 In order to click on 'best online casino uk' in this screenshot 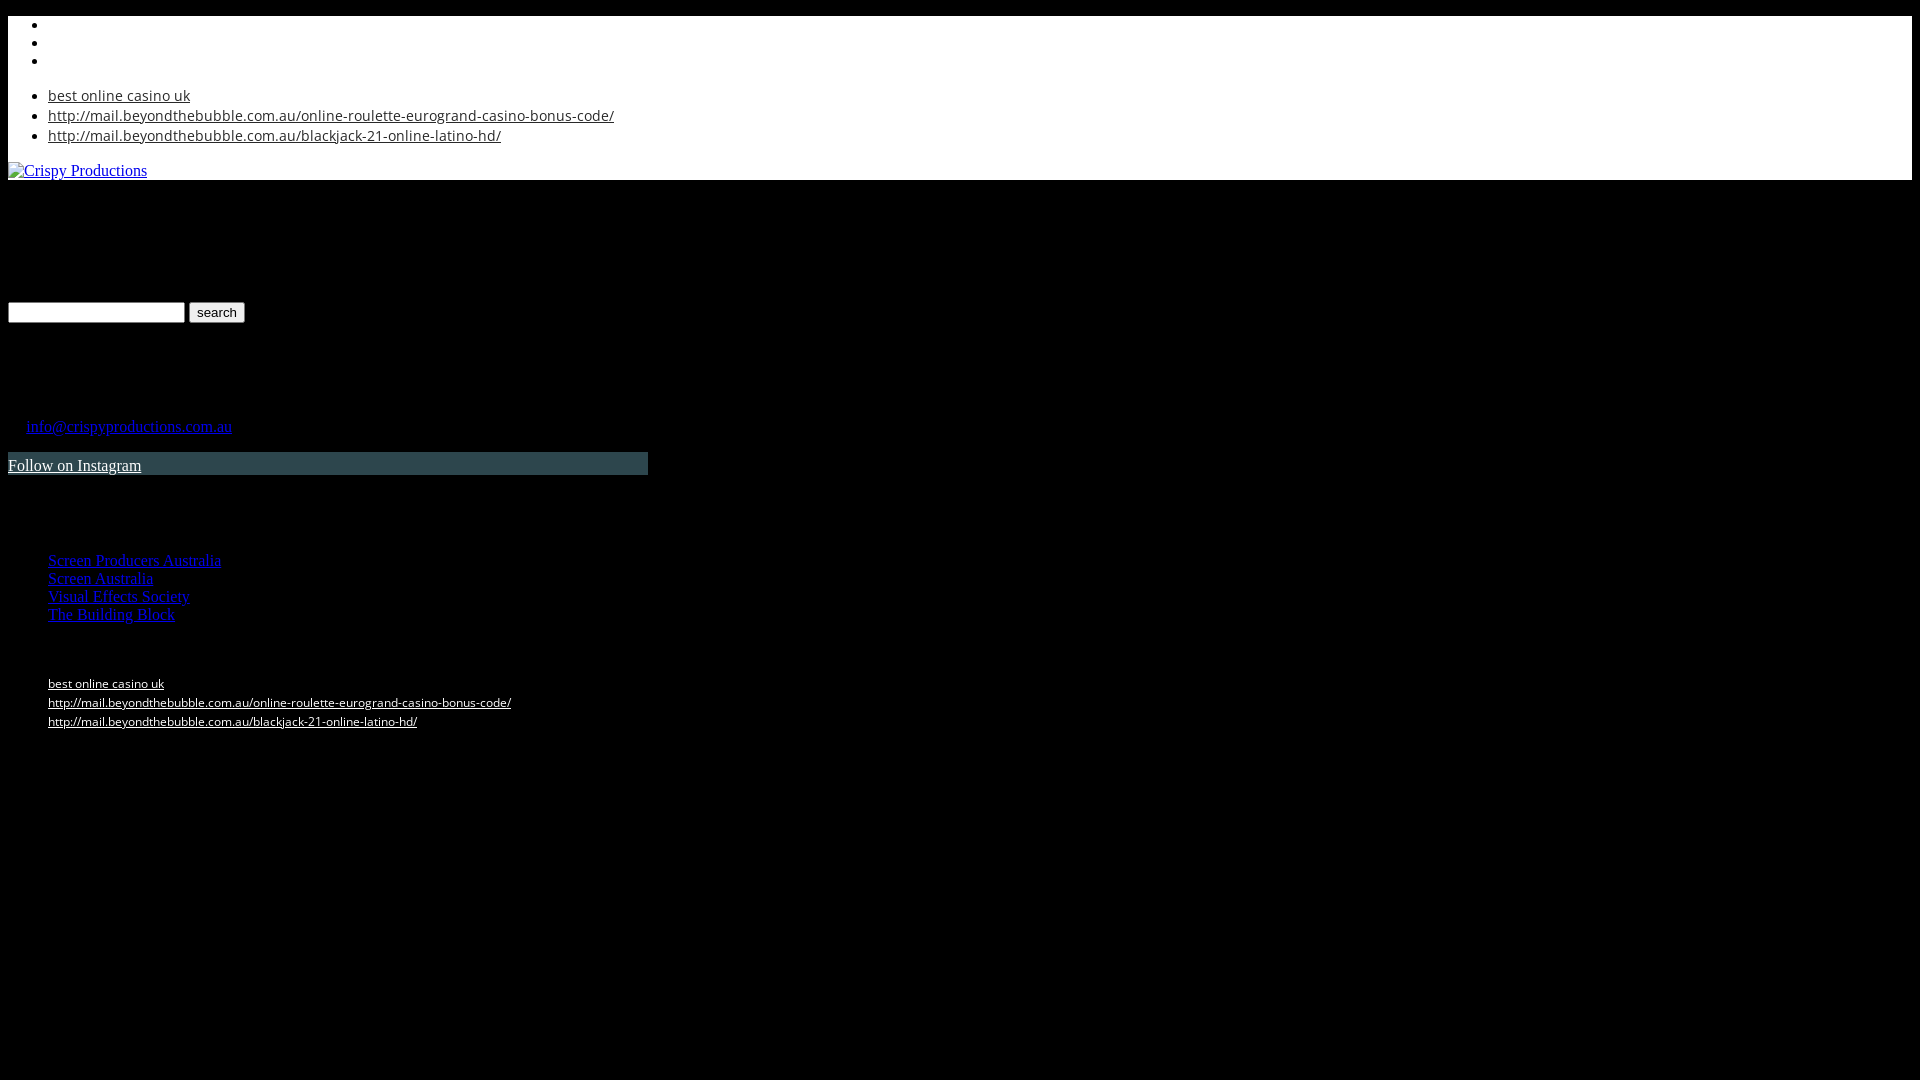, I will do `click(104, 682)`.